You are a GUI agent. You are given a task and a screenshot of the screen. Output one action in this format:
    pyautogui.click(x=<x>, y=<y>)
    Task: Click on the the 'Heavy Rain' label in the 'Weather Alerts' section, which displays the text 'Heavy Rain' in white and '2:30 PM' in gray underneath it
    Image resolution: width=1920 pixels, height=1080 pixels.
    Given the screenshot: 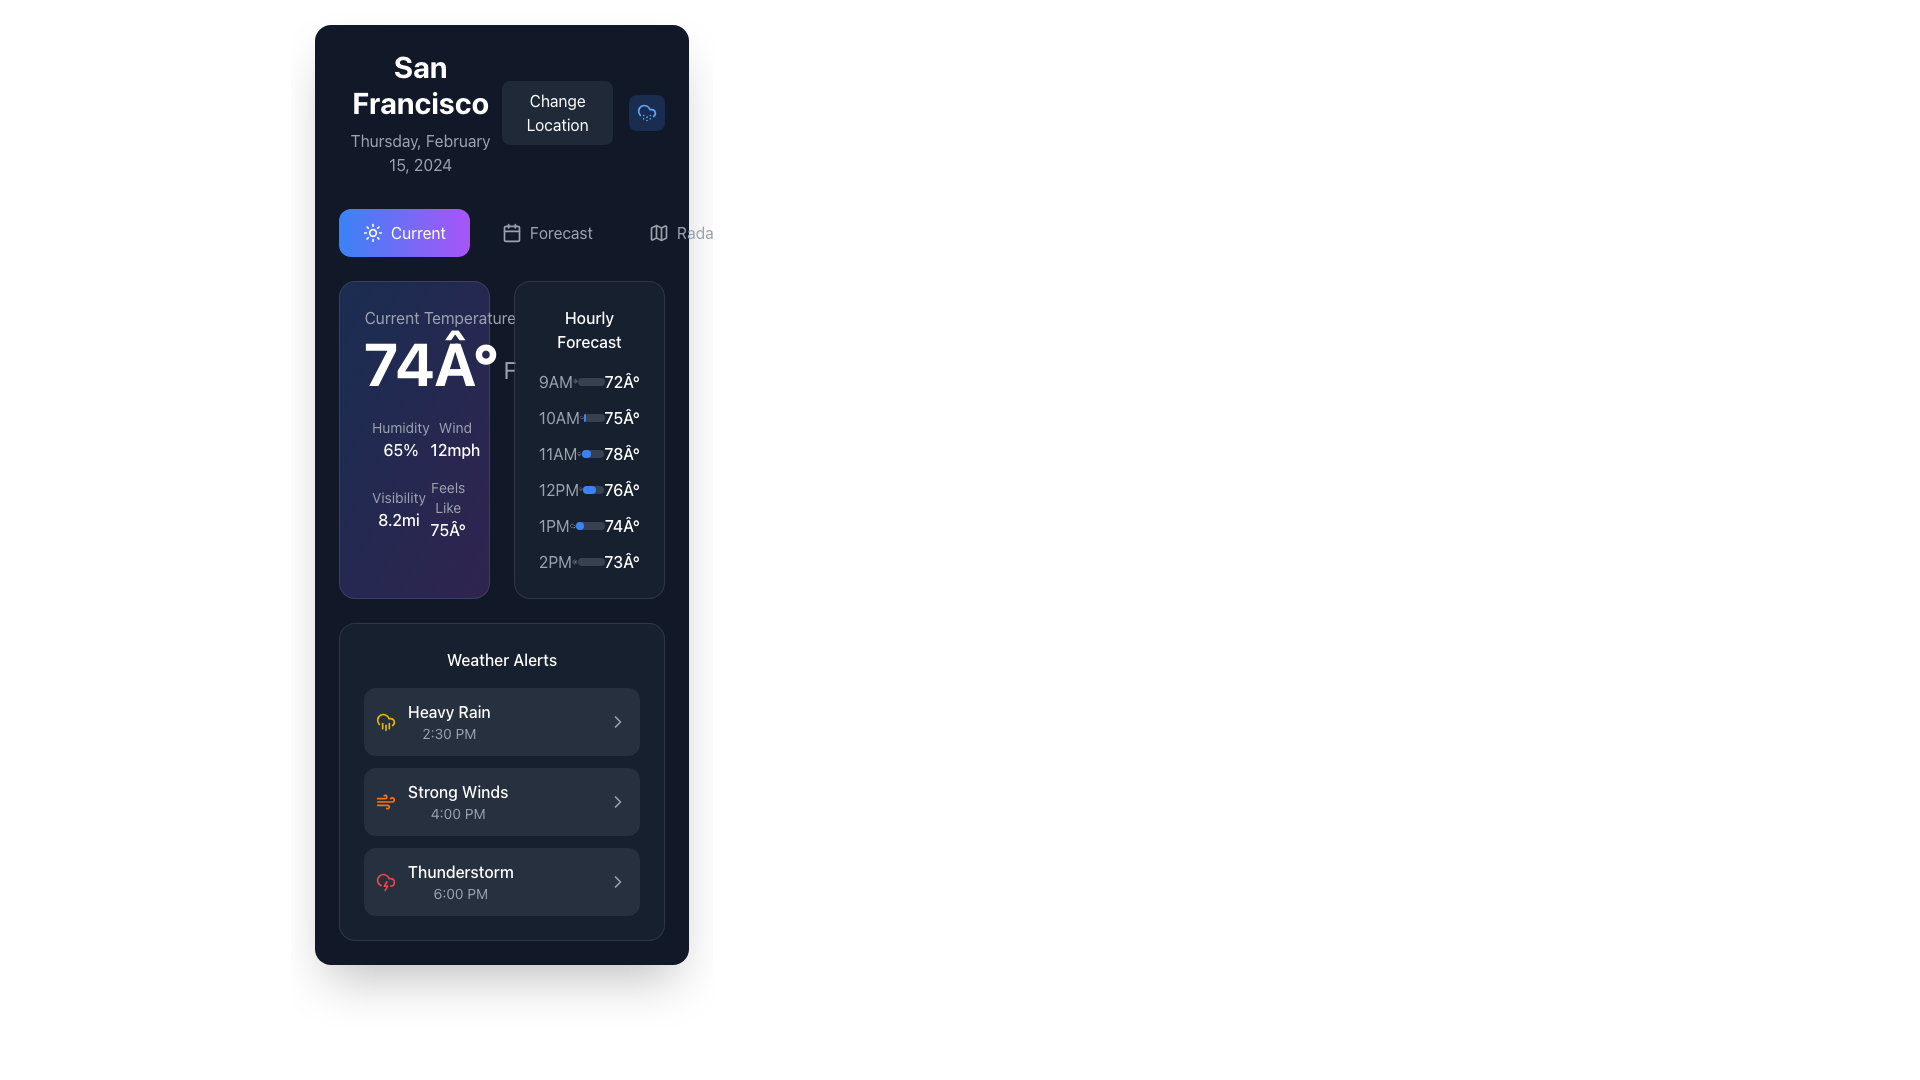 What is the action you would take?
    pyautogui.click(x=448, y=721)
    